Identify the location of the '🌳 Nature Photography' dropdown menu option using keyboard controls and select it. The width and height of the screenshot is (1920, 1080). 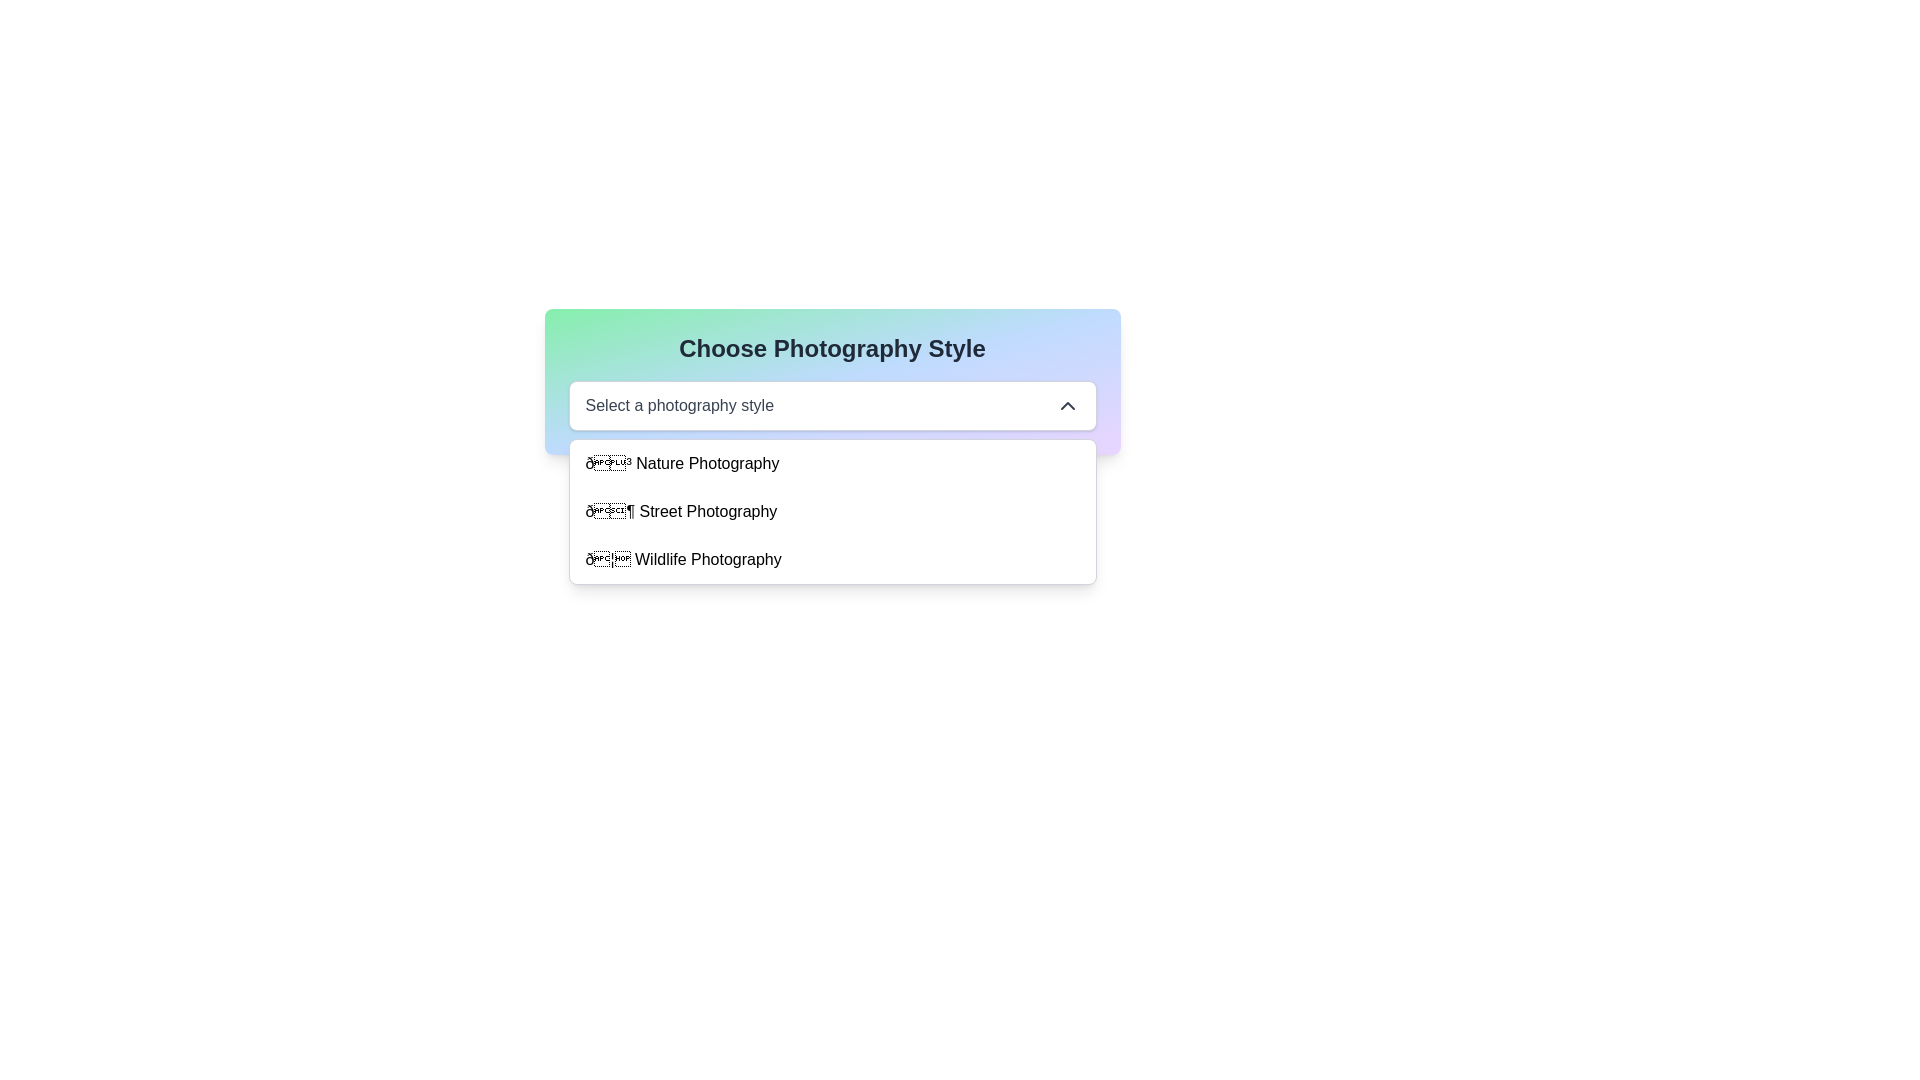
(682, 463).